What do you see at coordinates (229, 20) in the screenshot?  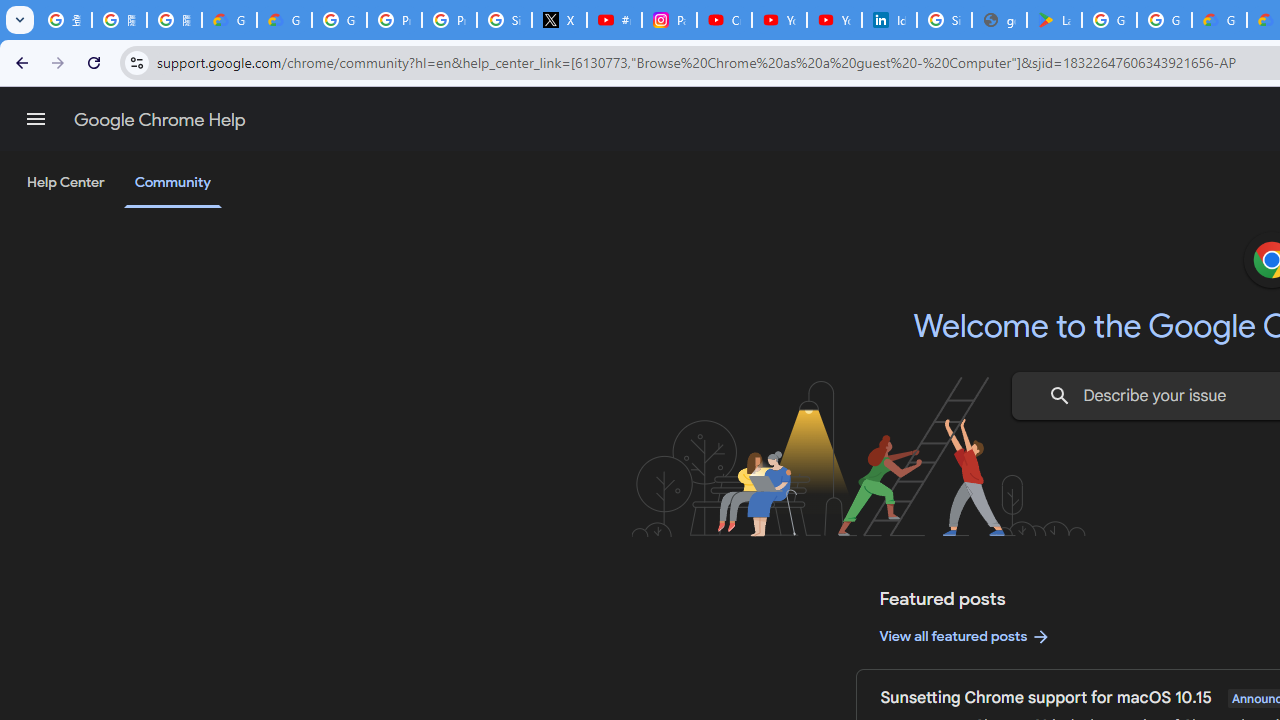 I see `'Google Cloud Privacy Notice'` at bounding box center [229, 20].